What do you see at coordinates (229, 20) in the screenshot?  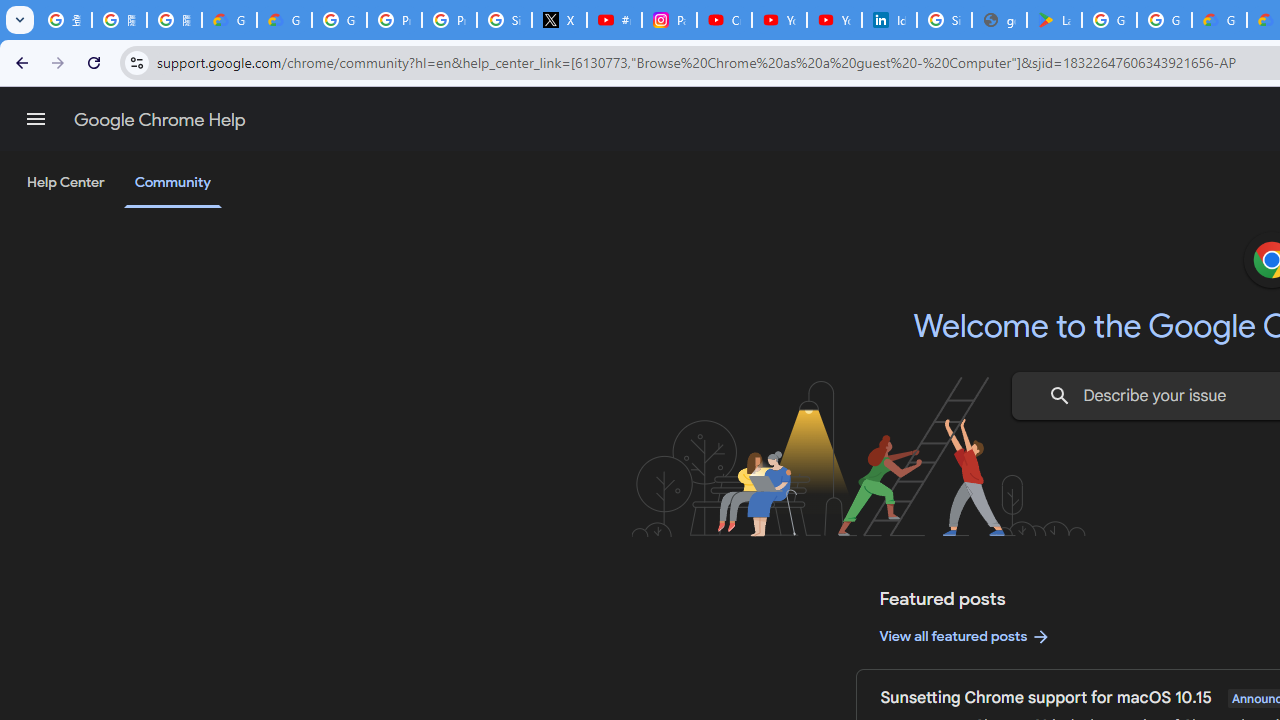 I see `'Google Cloud Privacy Notice'` at bounding box center [229, 20].